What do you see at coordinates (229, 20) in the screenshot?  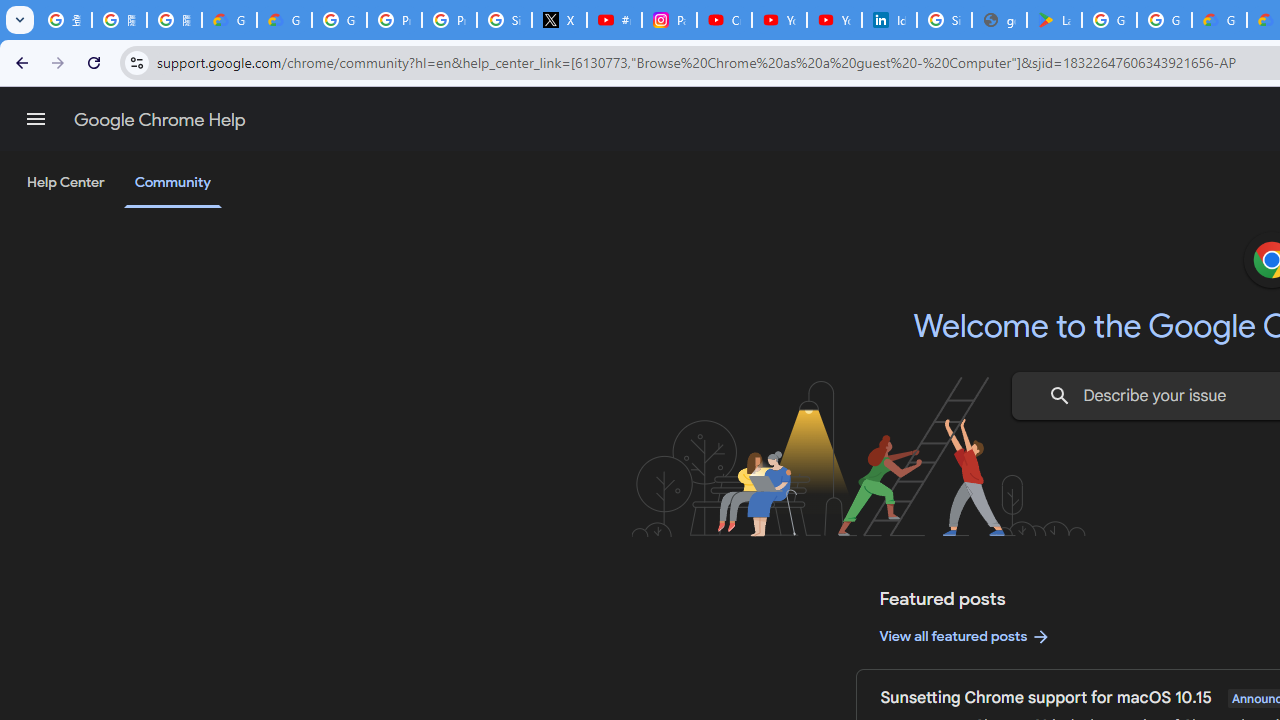 I see `'Google Cloud Privacy Notice'` at bounding box center [229, 20].